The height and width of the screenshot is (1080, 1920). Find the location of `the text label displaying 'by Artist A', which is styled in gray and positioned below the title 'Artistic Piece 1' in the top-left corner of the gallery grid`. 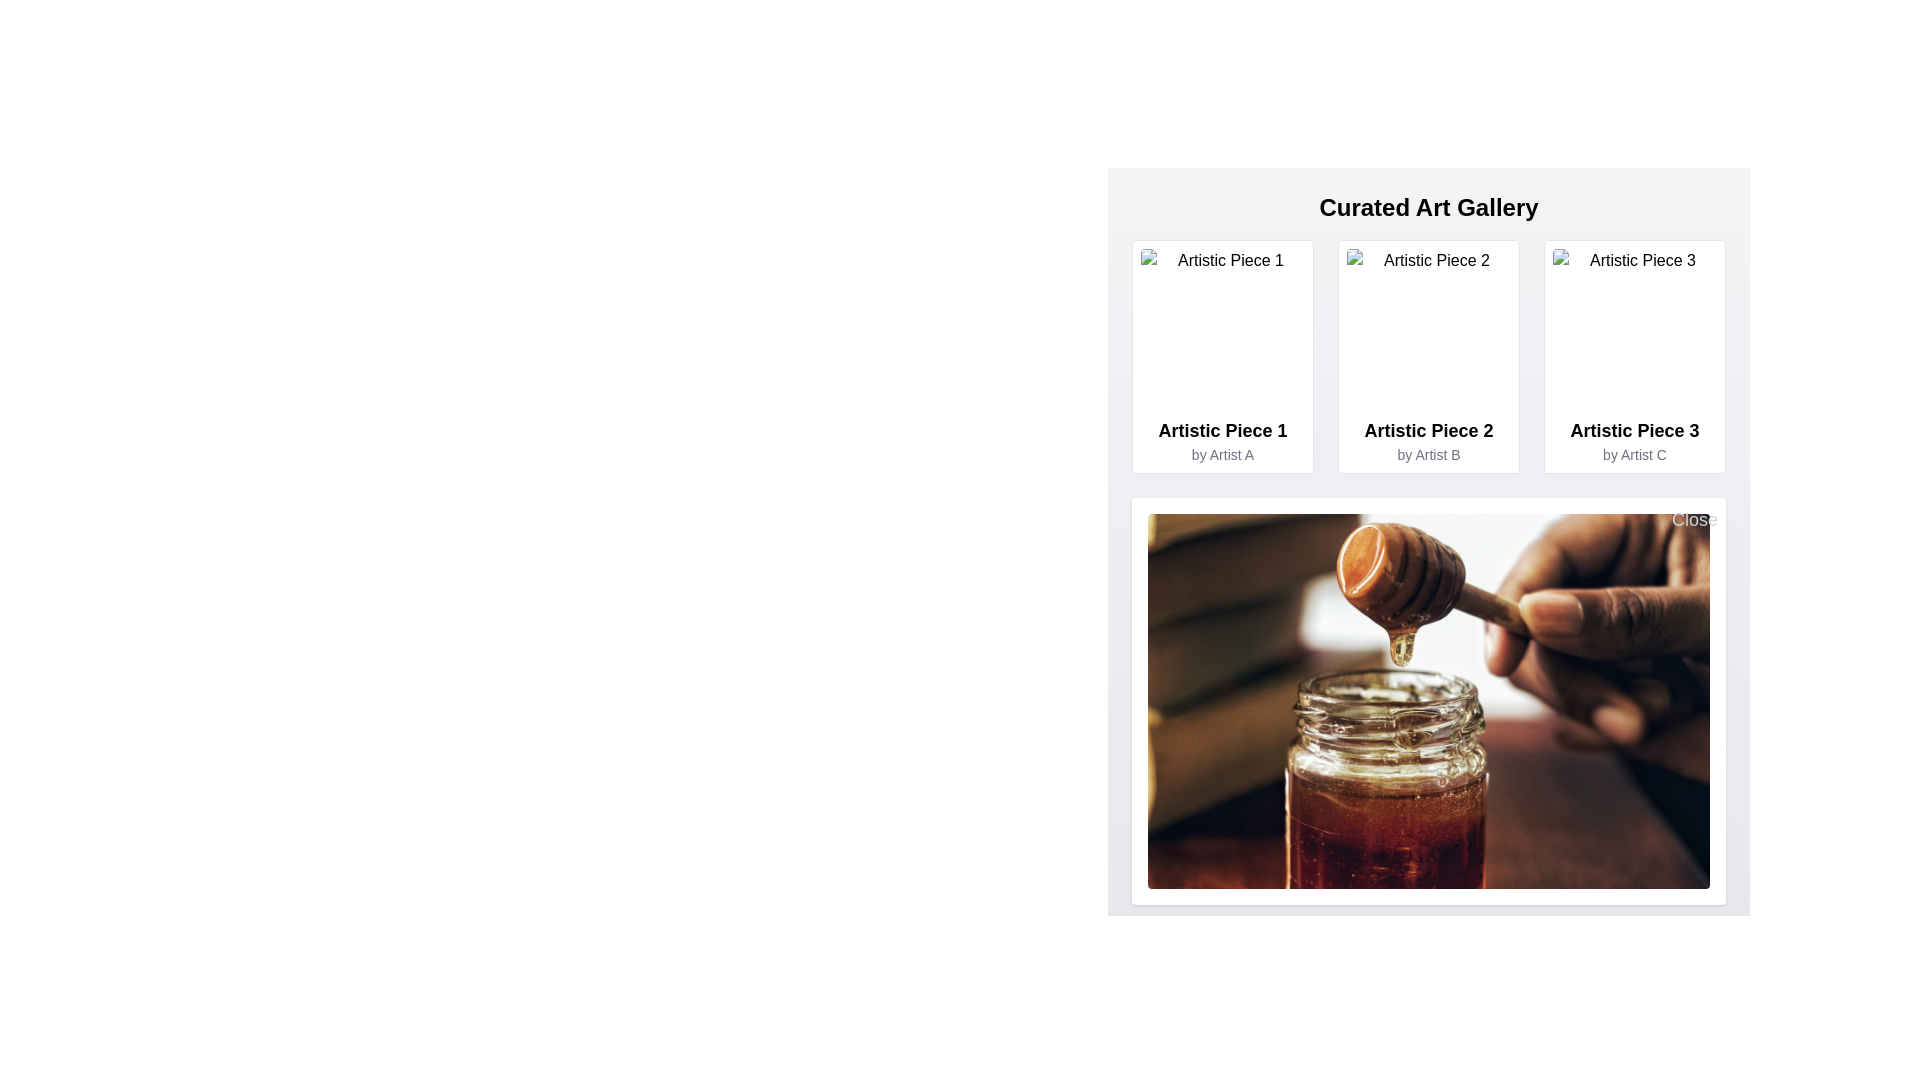

the text label displaying 'by Artist A', which is styled in gray and positioned below the title 'Artistic Piece 1' in the top-left corner of the gallery grid is located at coordinates (1222, 455).